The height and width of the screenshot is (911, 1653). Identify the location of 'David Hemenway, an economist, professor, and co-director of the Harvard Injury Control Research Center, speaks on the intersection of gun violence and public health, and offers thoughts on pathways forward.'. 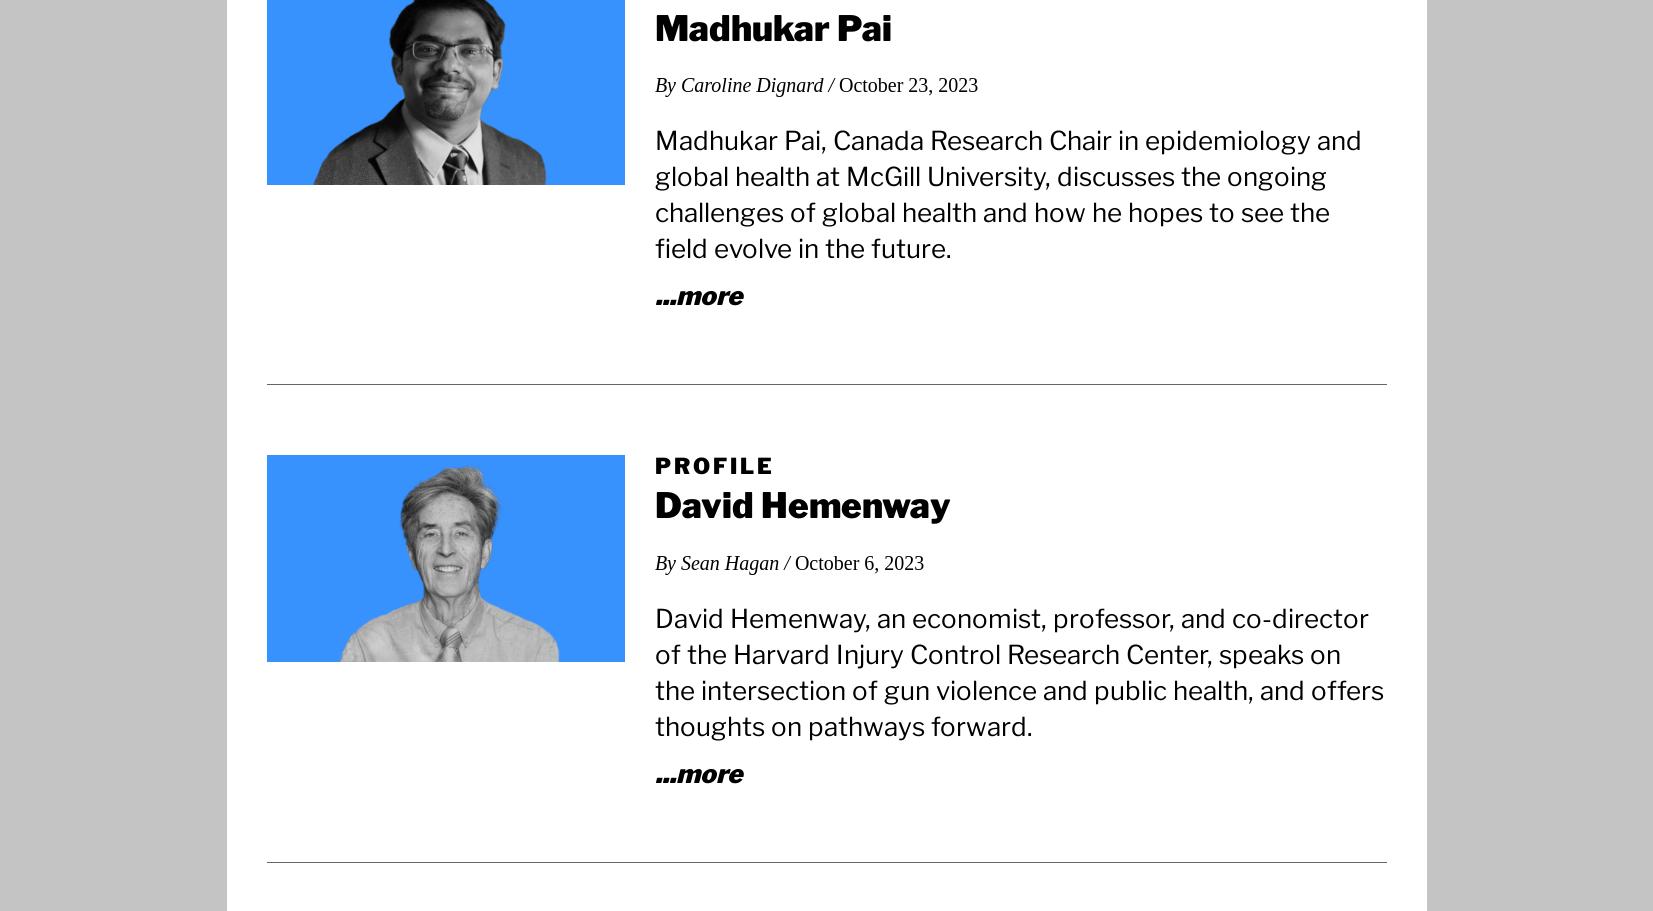
(1018, 670).